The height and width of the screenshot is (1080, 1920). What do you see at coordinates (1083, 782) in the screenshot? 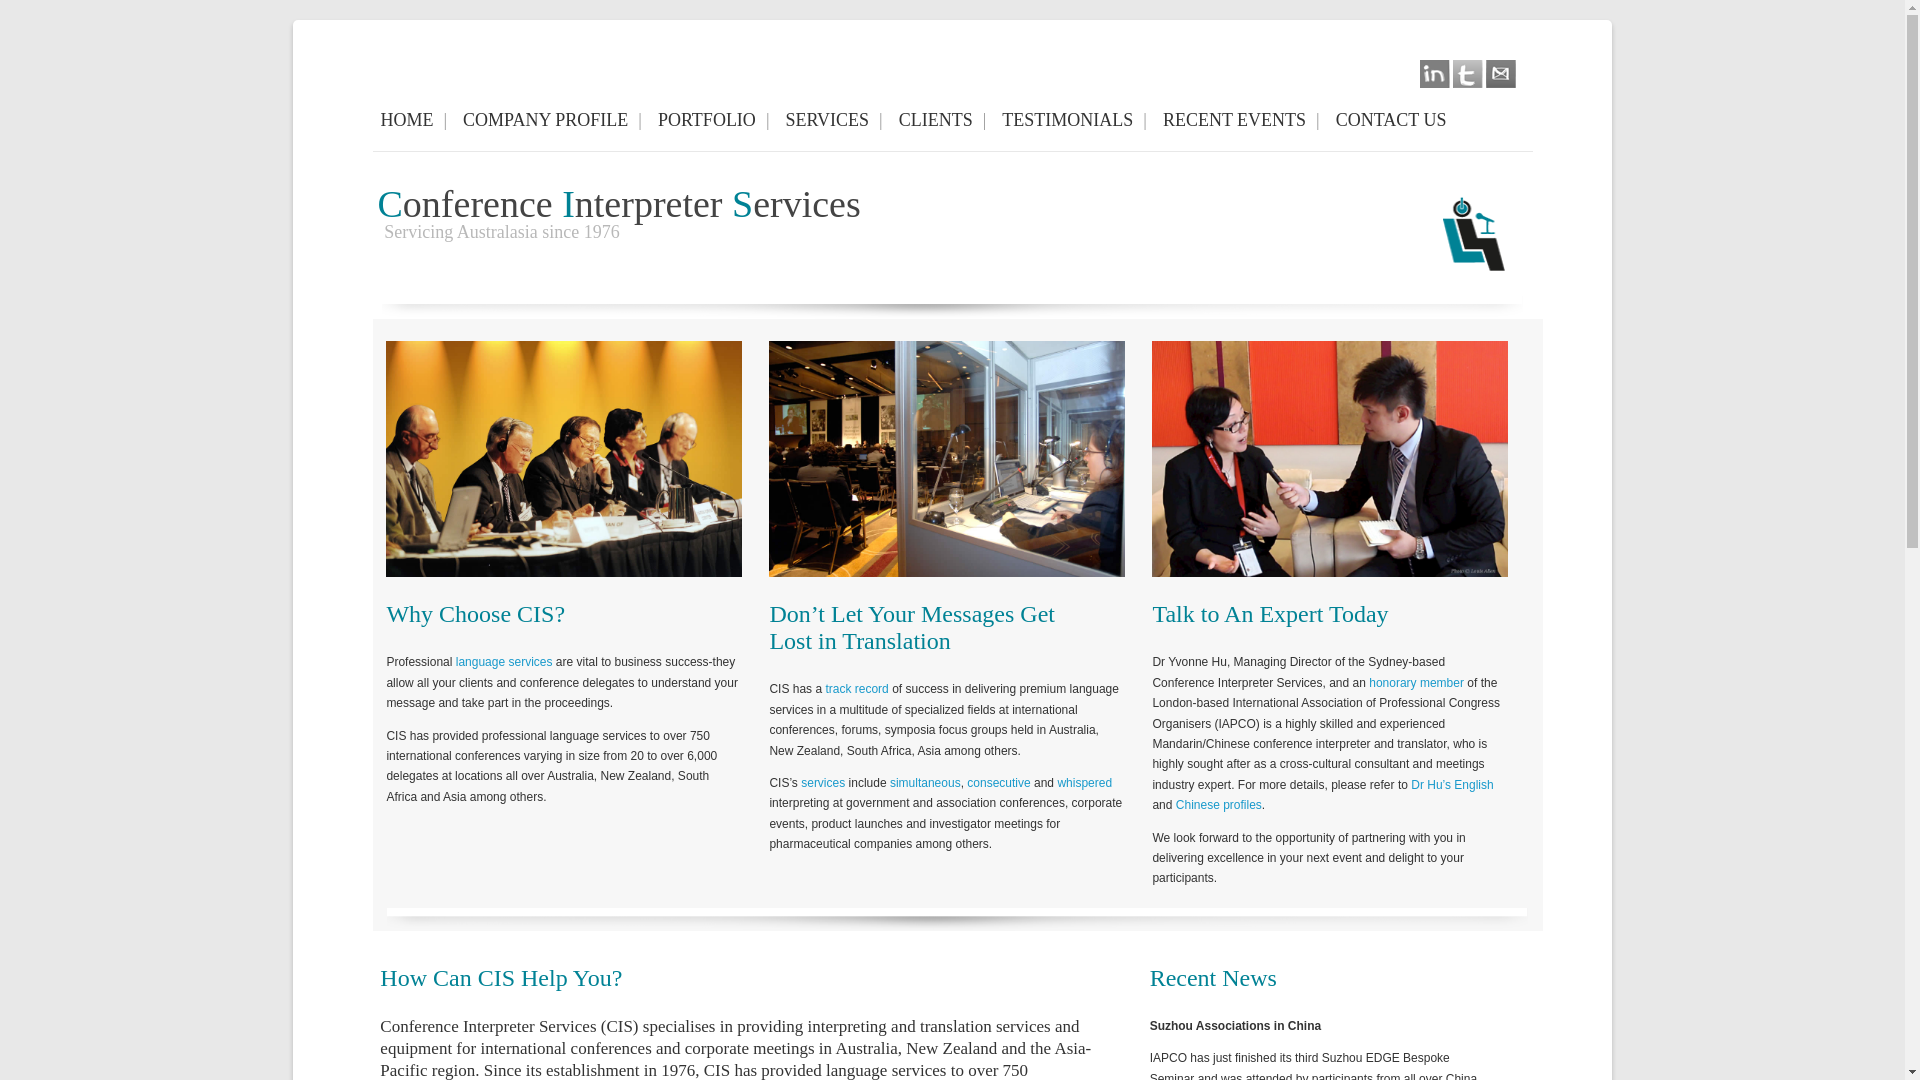
I see `'whispered'` at bounding box center [1083, 782].